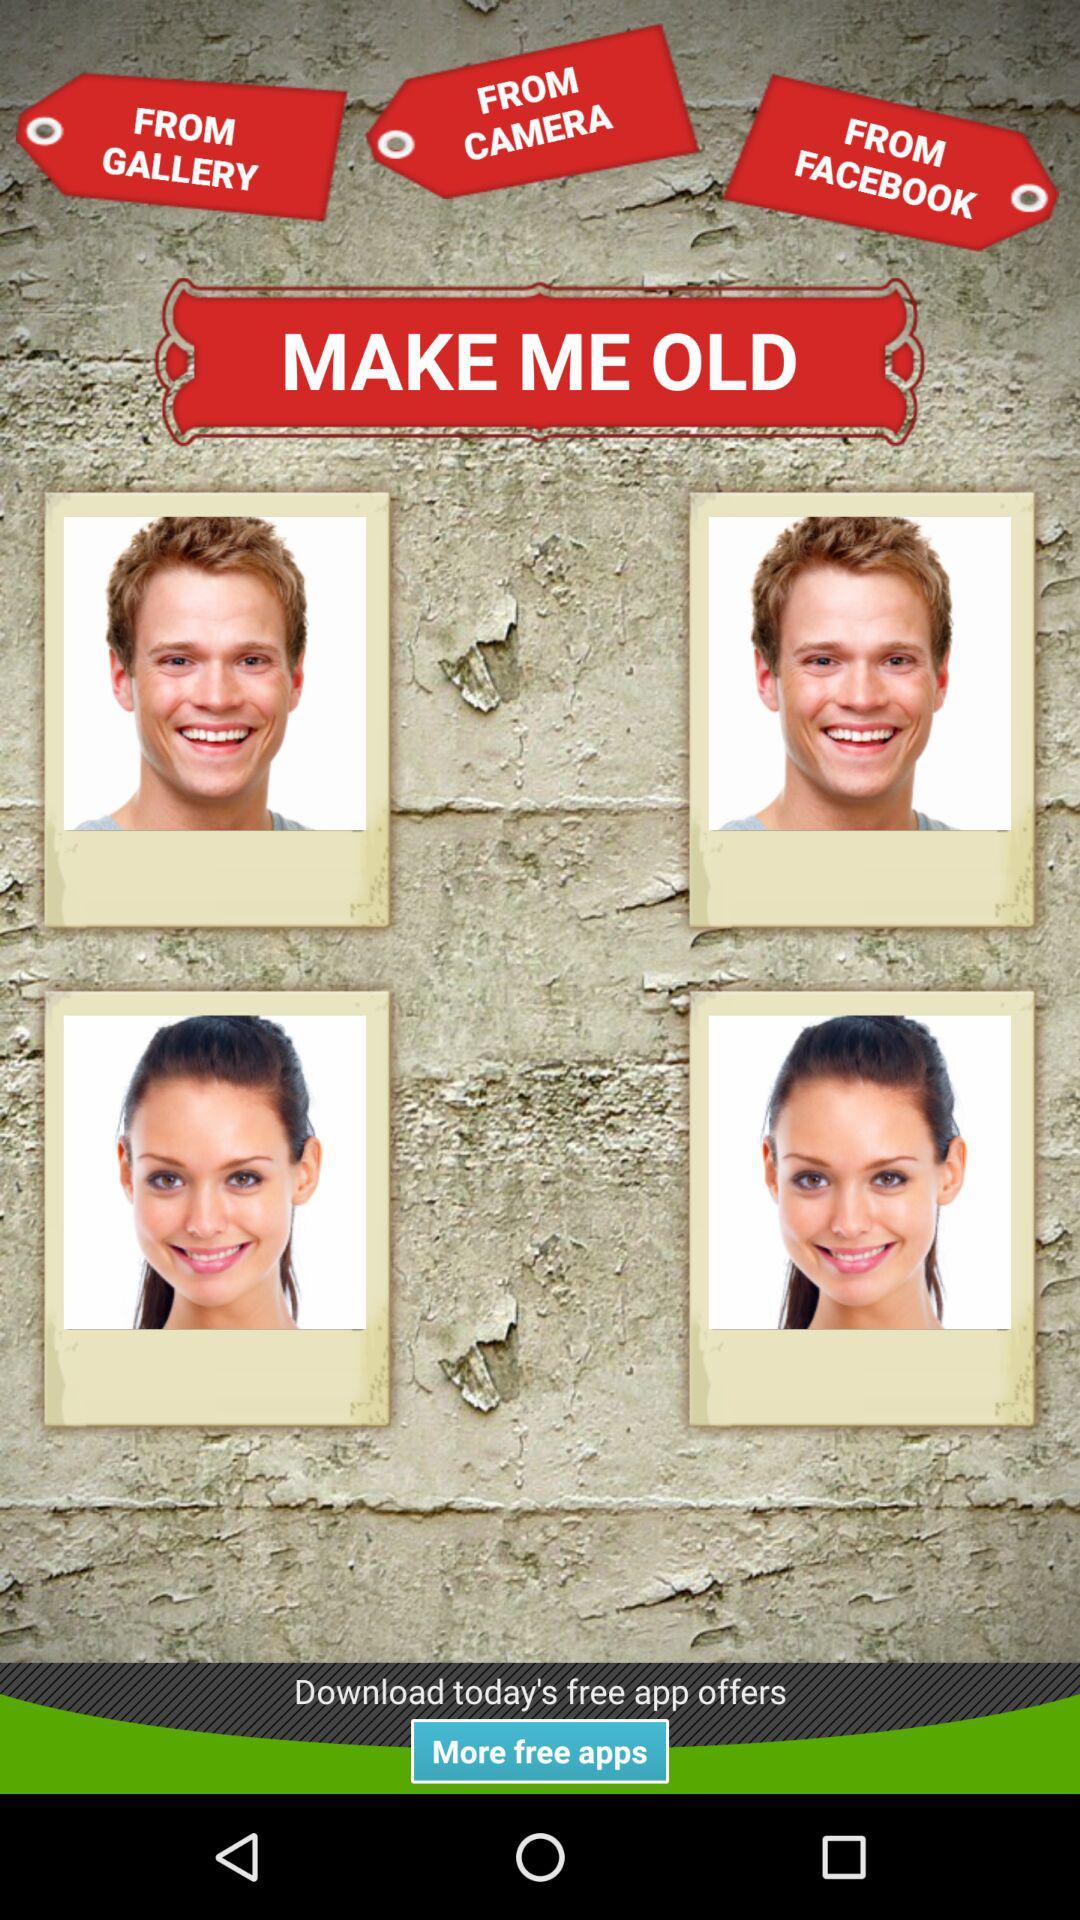  What do you see at coordinates (182, 145) in the screenshot?
I see `icon to the left of the from` at bounding box center [182, 145].